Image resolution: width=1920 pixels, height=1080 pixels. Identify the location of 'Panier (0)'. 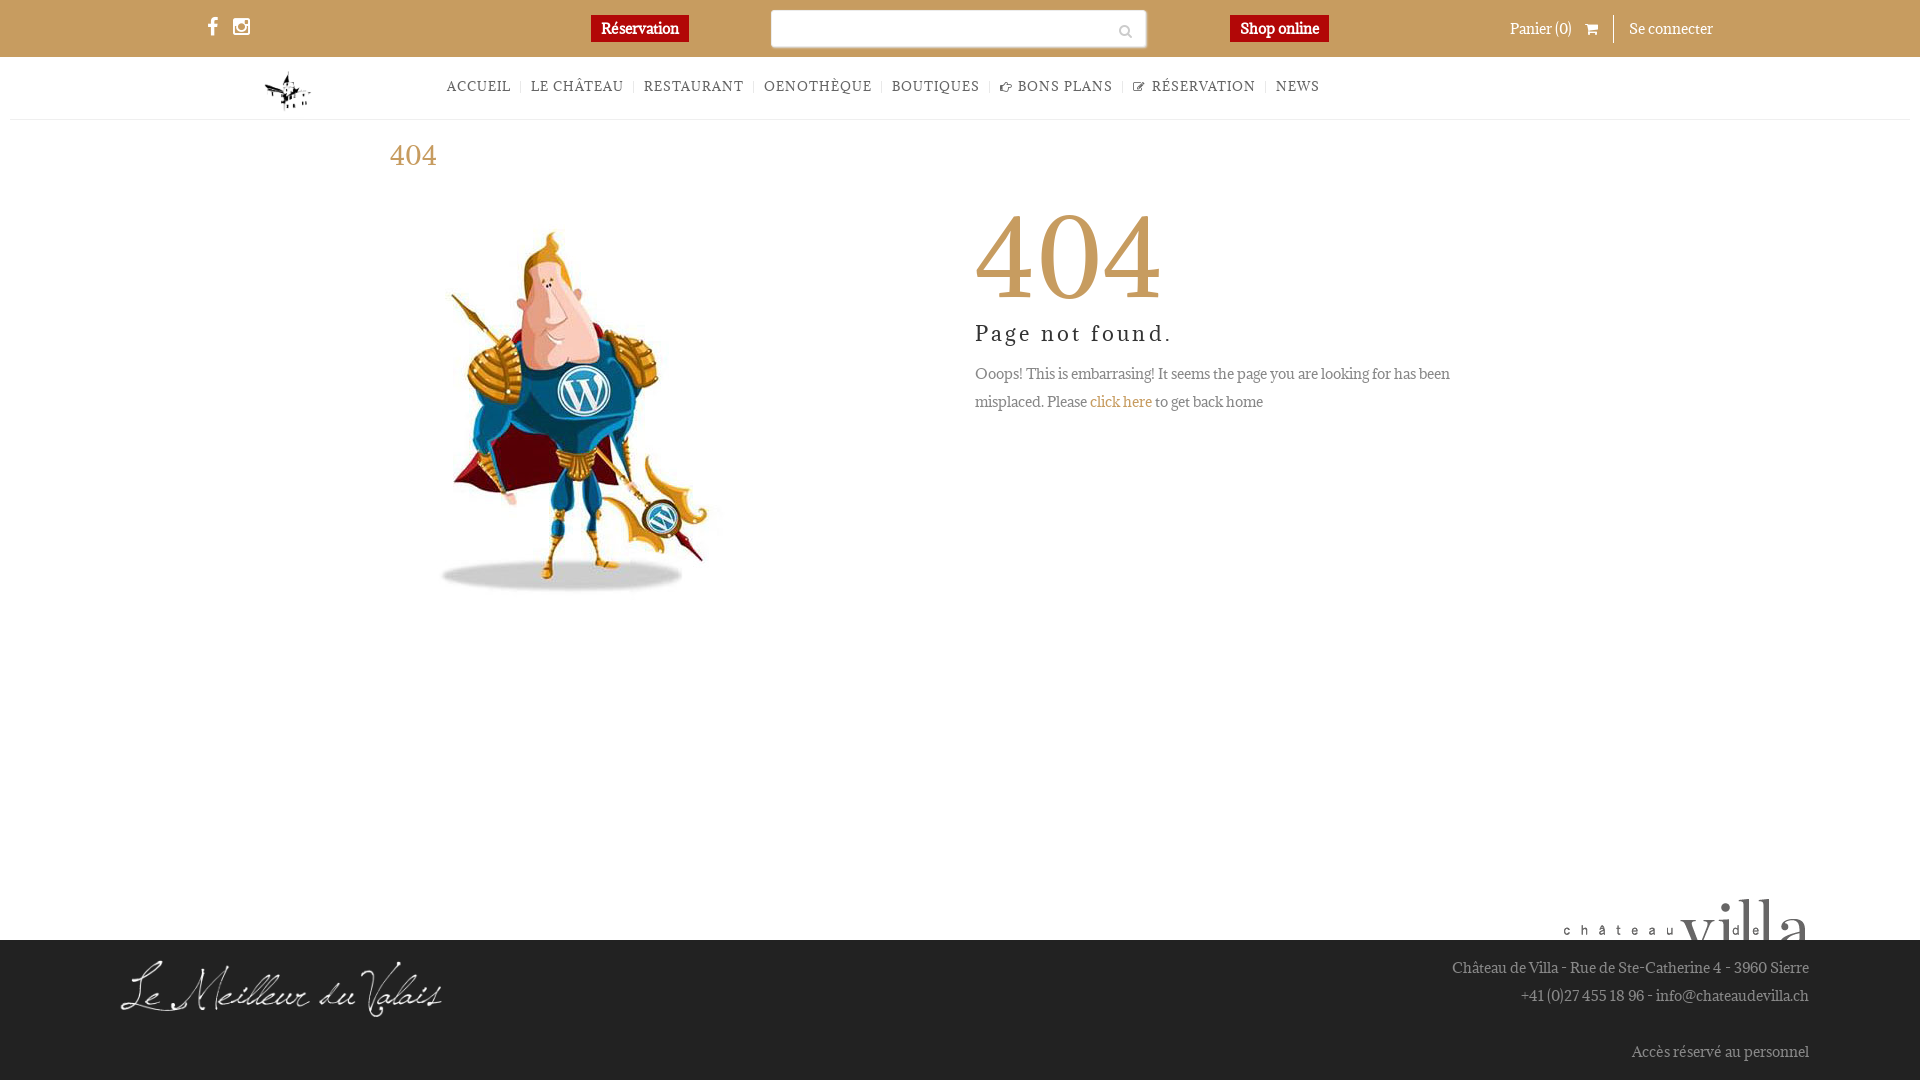
(1510, 29).